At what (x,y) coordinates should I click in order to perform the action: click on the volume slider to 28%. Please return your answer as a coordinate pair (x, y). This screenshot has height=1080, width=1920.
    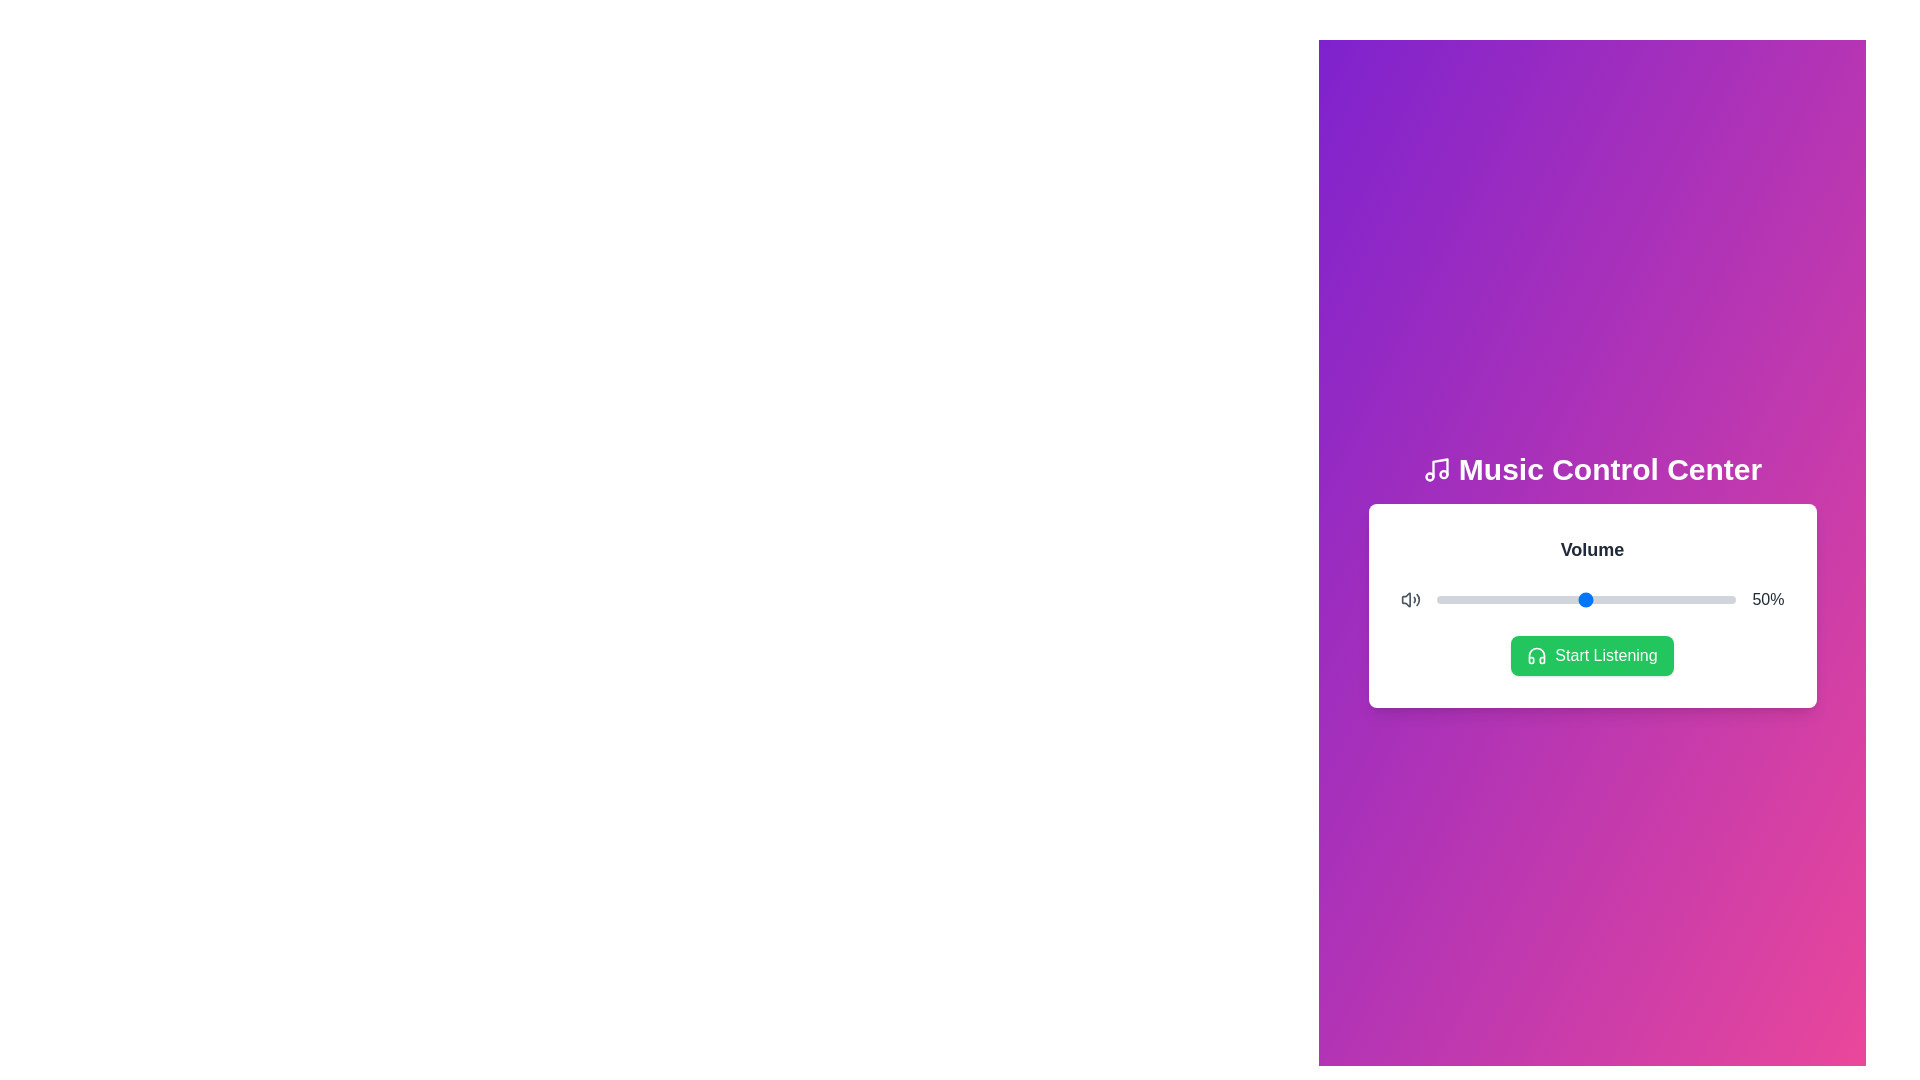
    Looking at the image, I should click on (1520, 599).